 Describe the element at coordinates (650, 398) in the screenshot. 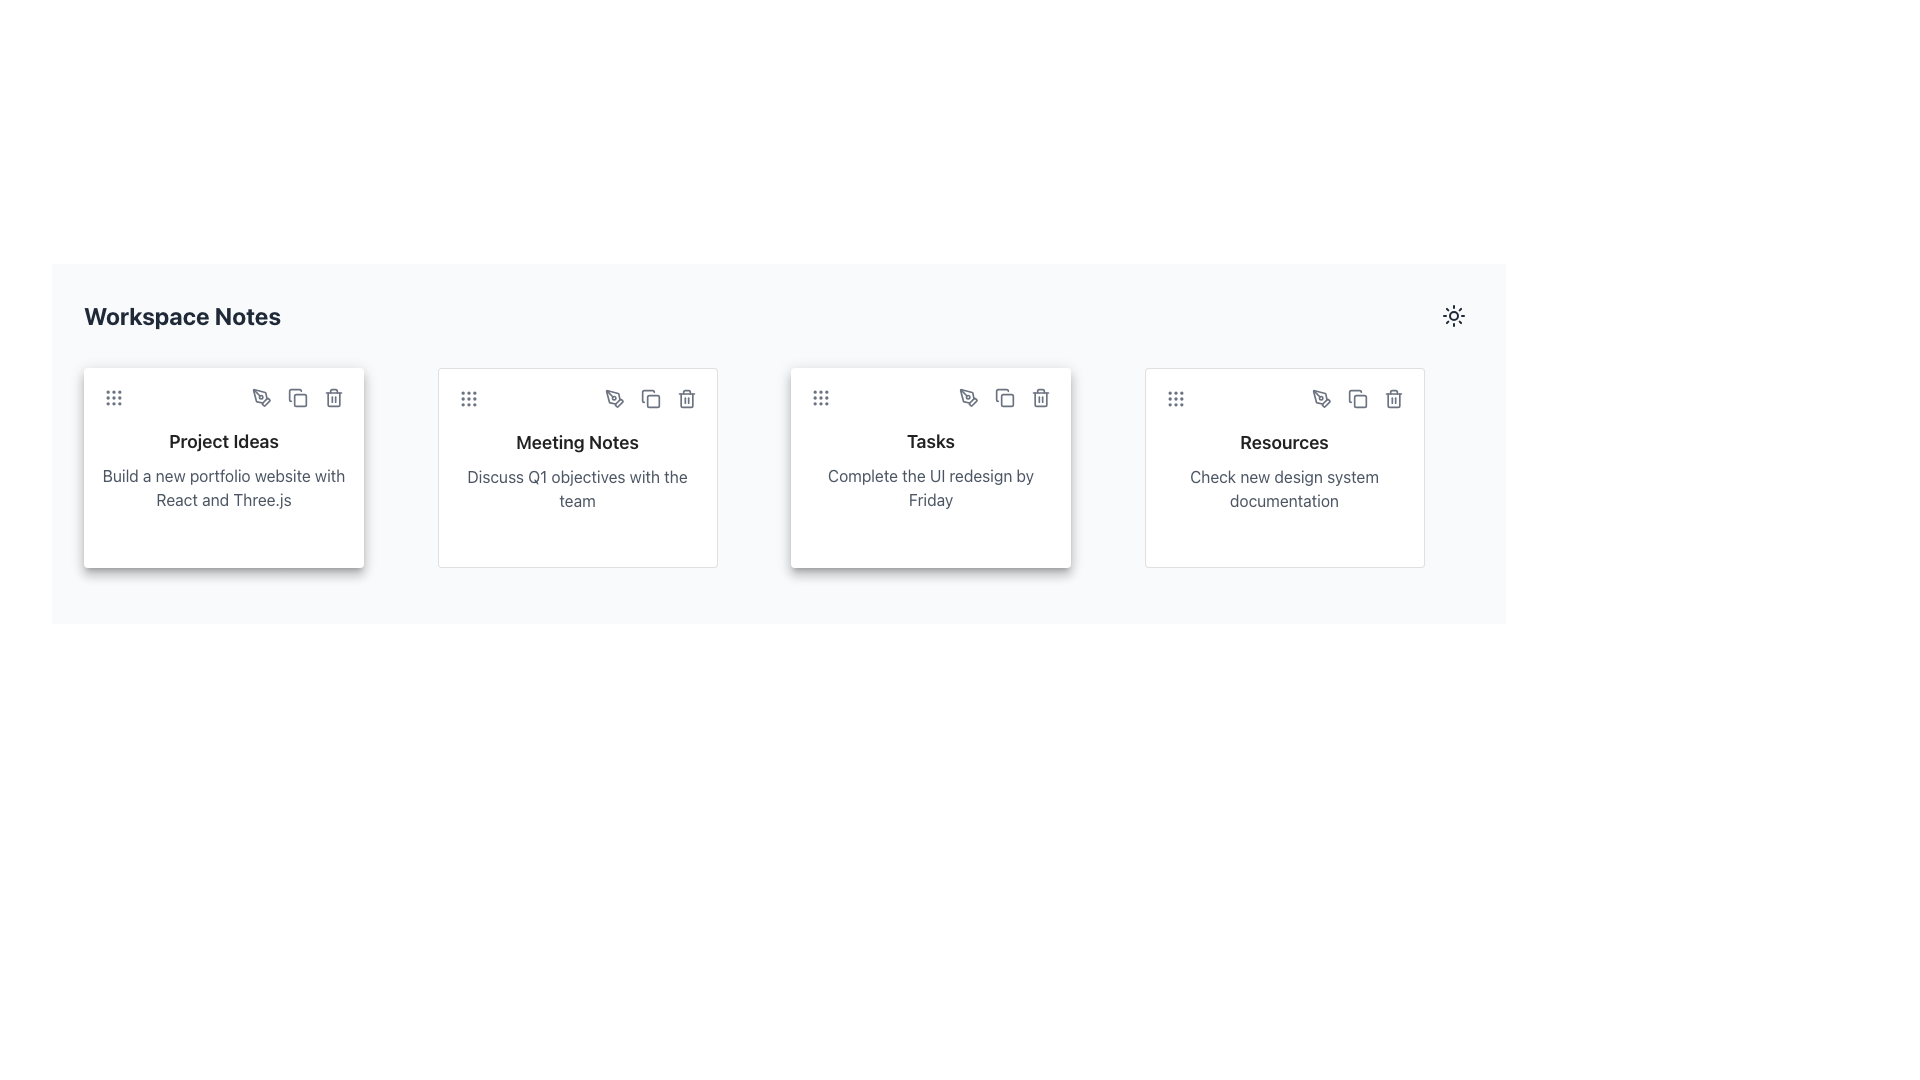

I see `the central copy button with an icon of two overlapping rectangles located at the top-right corner of the 'Meeting Notes' card` at that location.